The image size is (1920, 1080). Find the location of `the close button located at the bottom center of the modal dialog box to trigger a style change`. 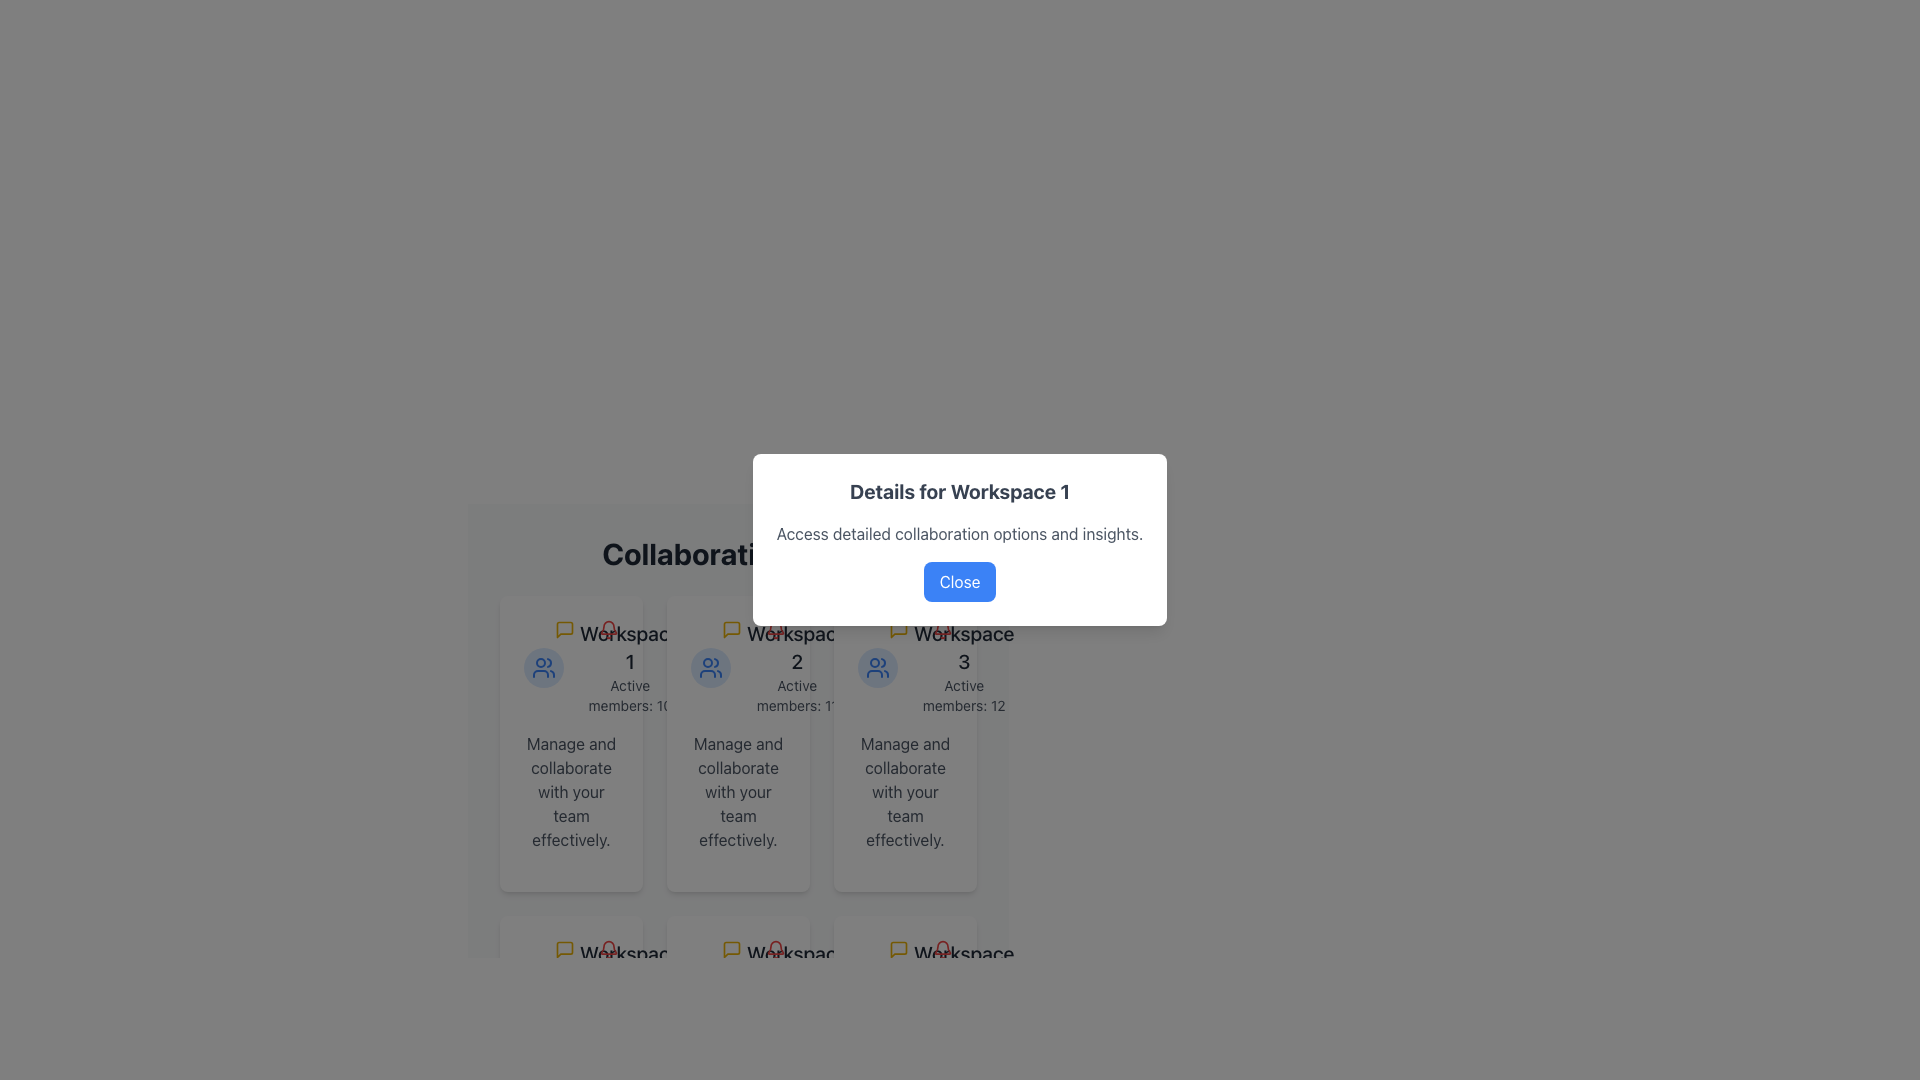

the close button located at the bottom center of the modal dialog box to trigger a style change is located at coordinates (960, 582).